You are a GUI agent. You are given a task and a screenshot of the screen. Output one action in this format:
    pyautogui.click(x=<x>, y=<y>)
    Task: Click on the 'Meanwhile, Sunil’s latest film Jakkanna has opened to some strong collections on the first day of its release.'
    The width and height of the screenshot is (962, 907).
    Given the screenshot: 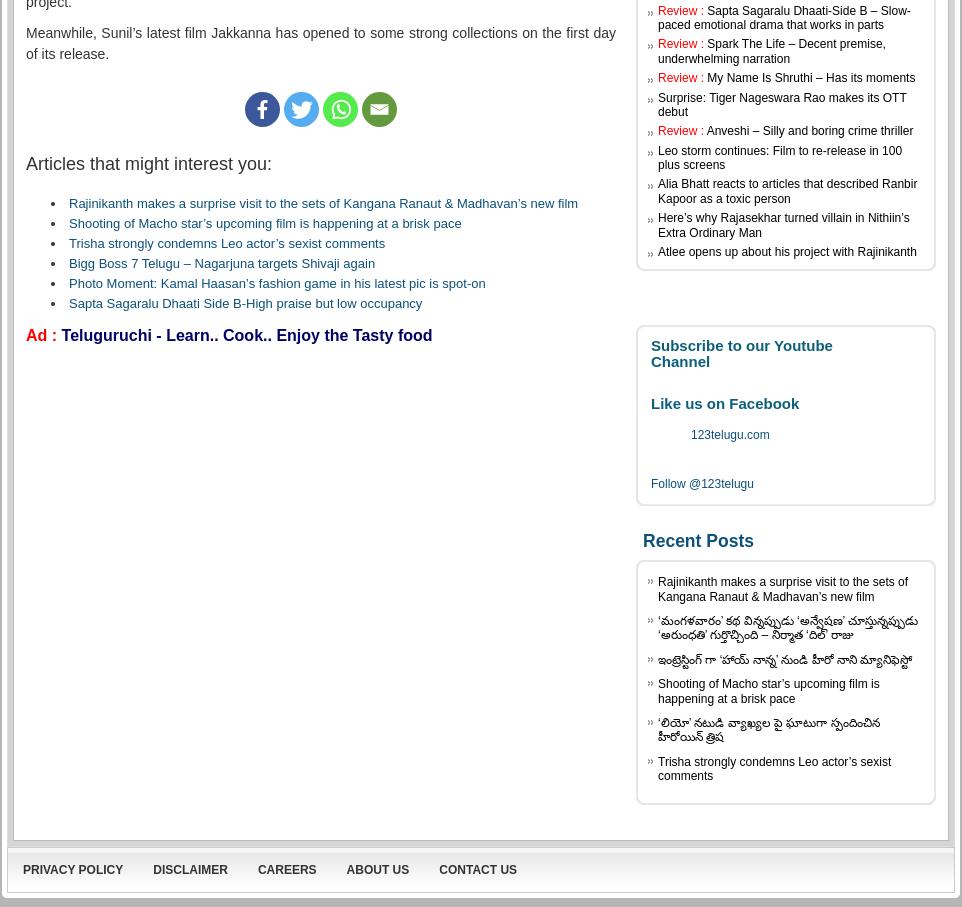 What is the action you would take?
    pyautogui.click(x=320, y=42)
    